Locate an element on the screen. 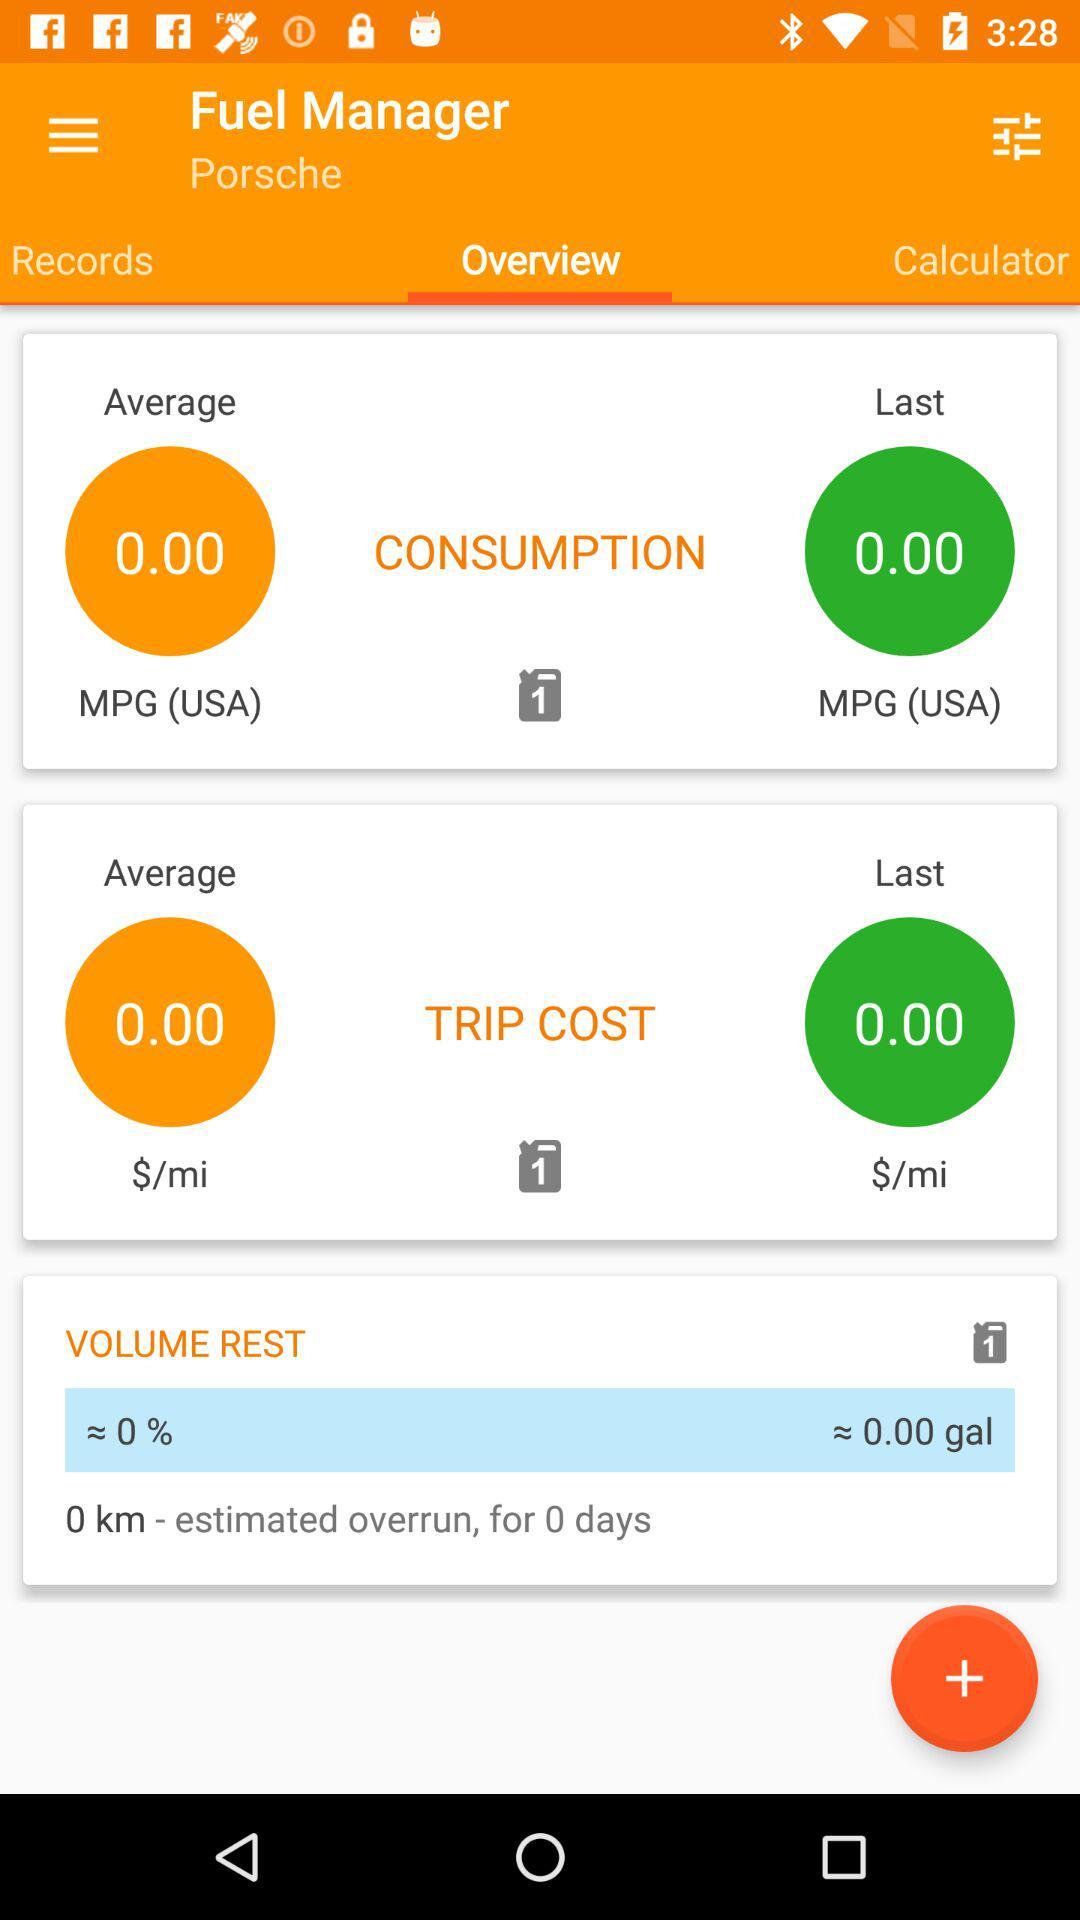  to expand is located at coordinates (963, 1678).